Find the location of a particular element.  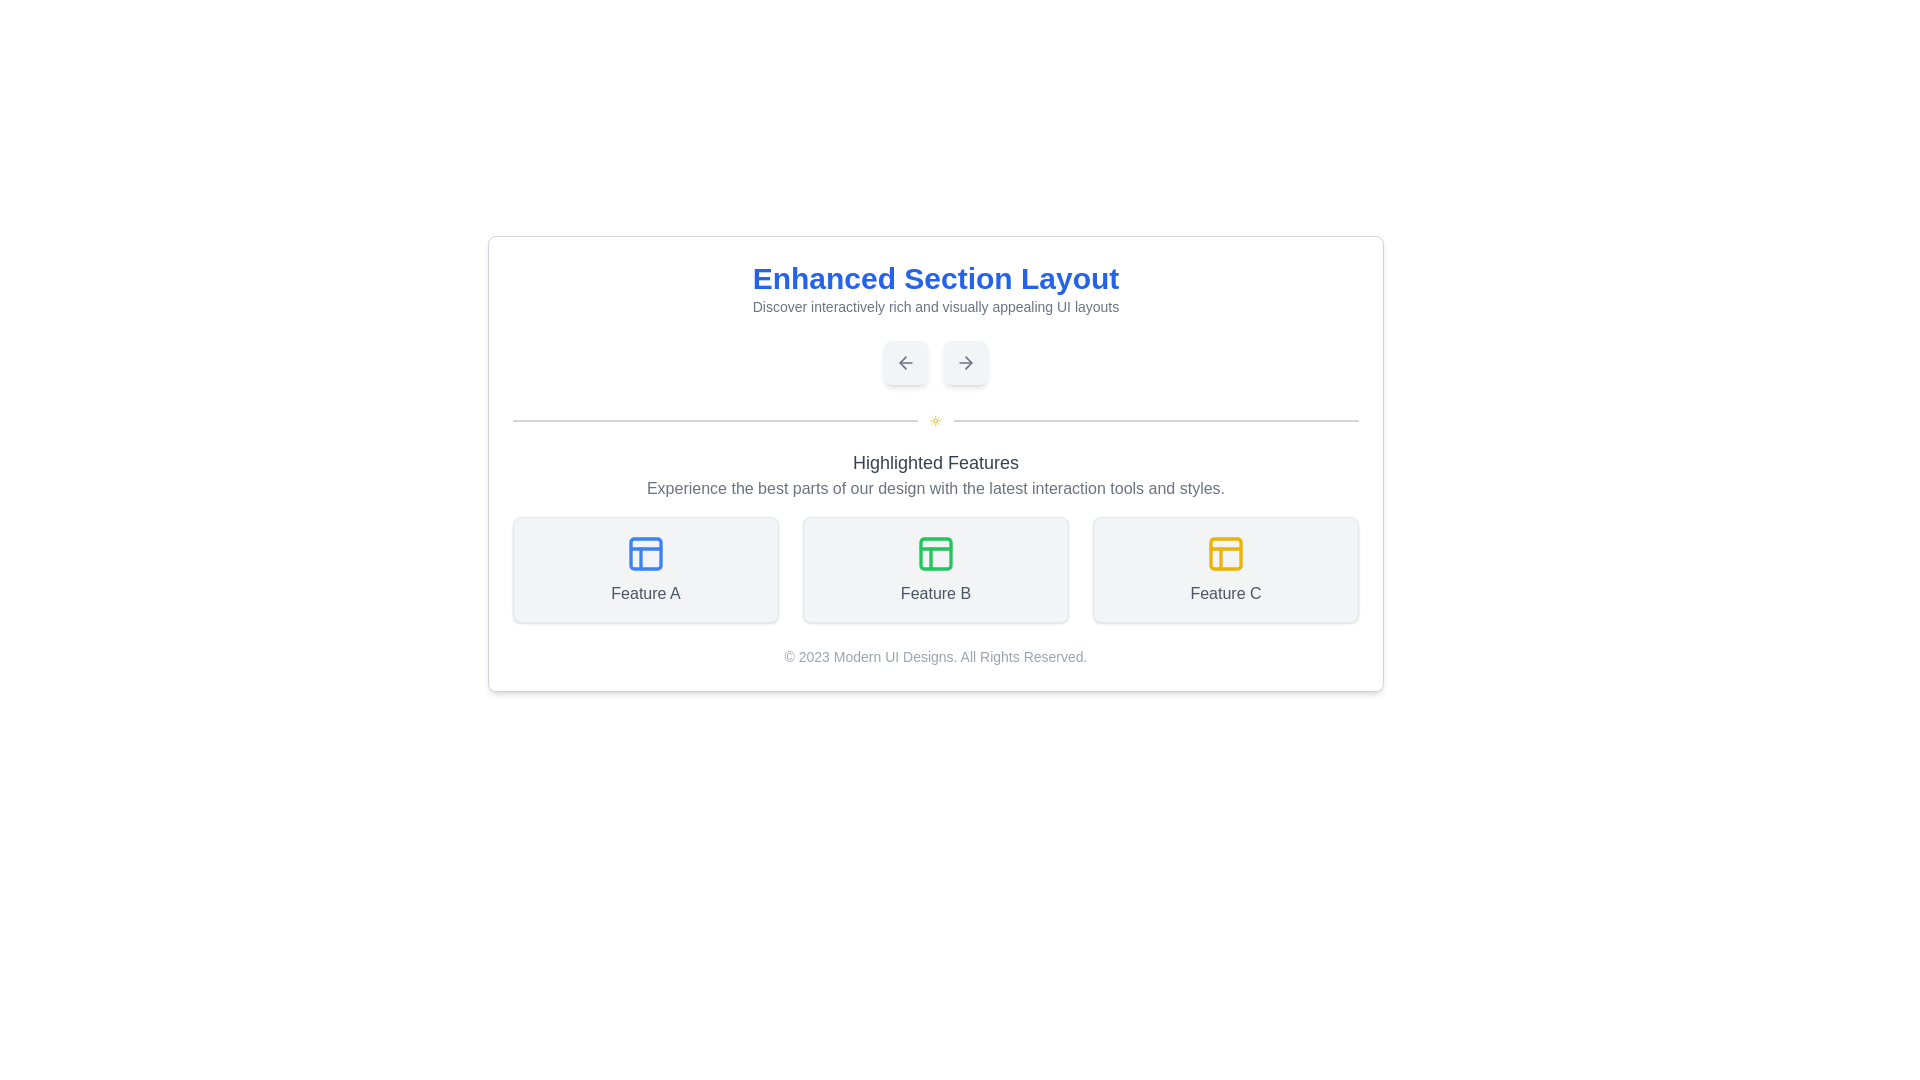

the text label reading 'Feature A', which is styled in medium-dark gray font and located below a blue grid icon is located at coordinates (646, 593).